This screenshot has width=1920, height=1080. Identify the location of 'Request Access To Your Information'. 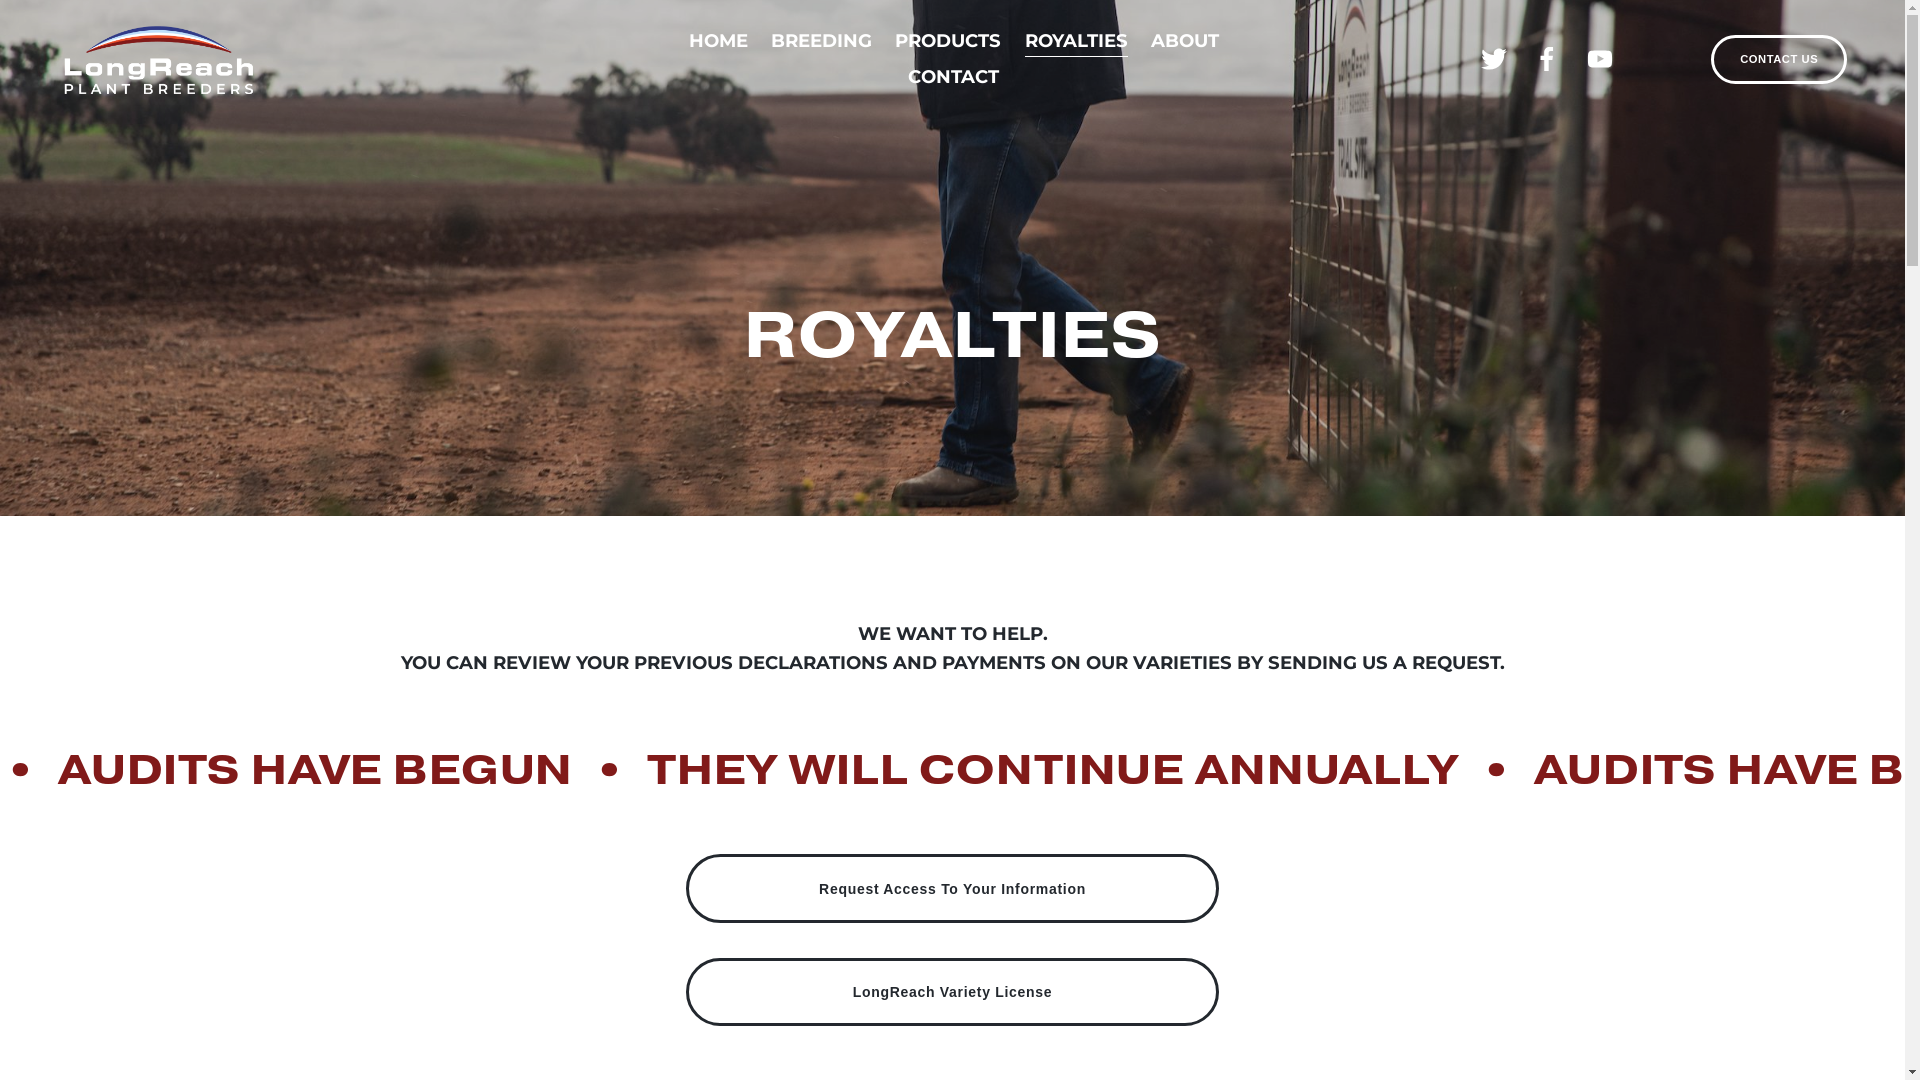
(951, 887).